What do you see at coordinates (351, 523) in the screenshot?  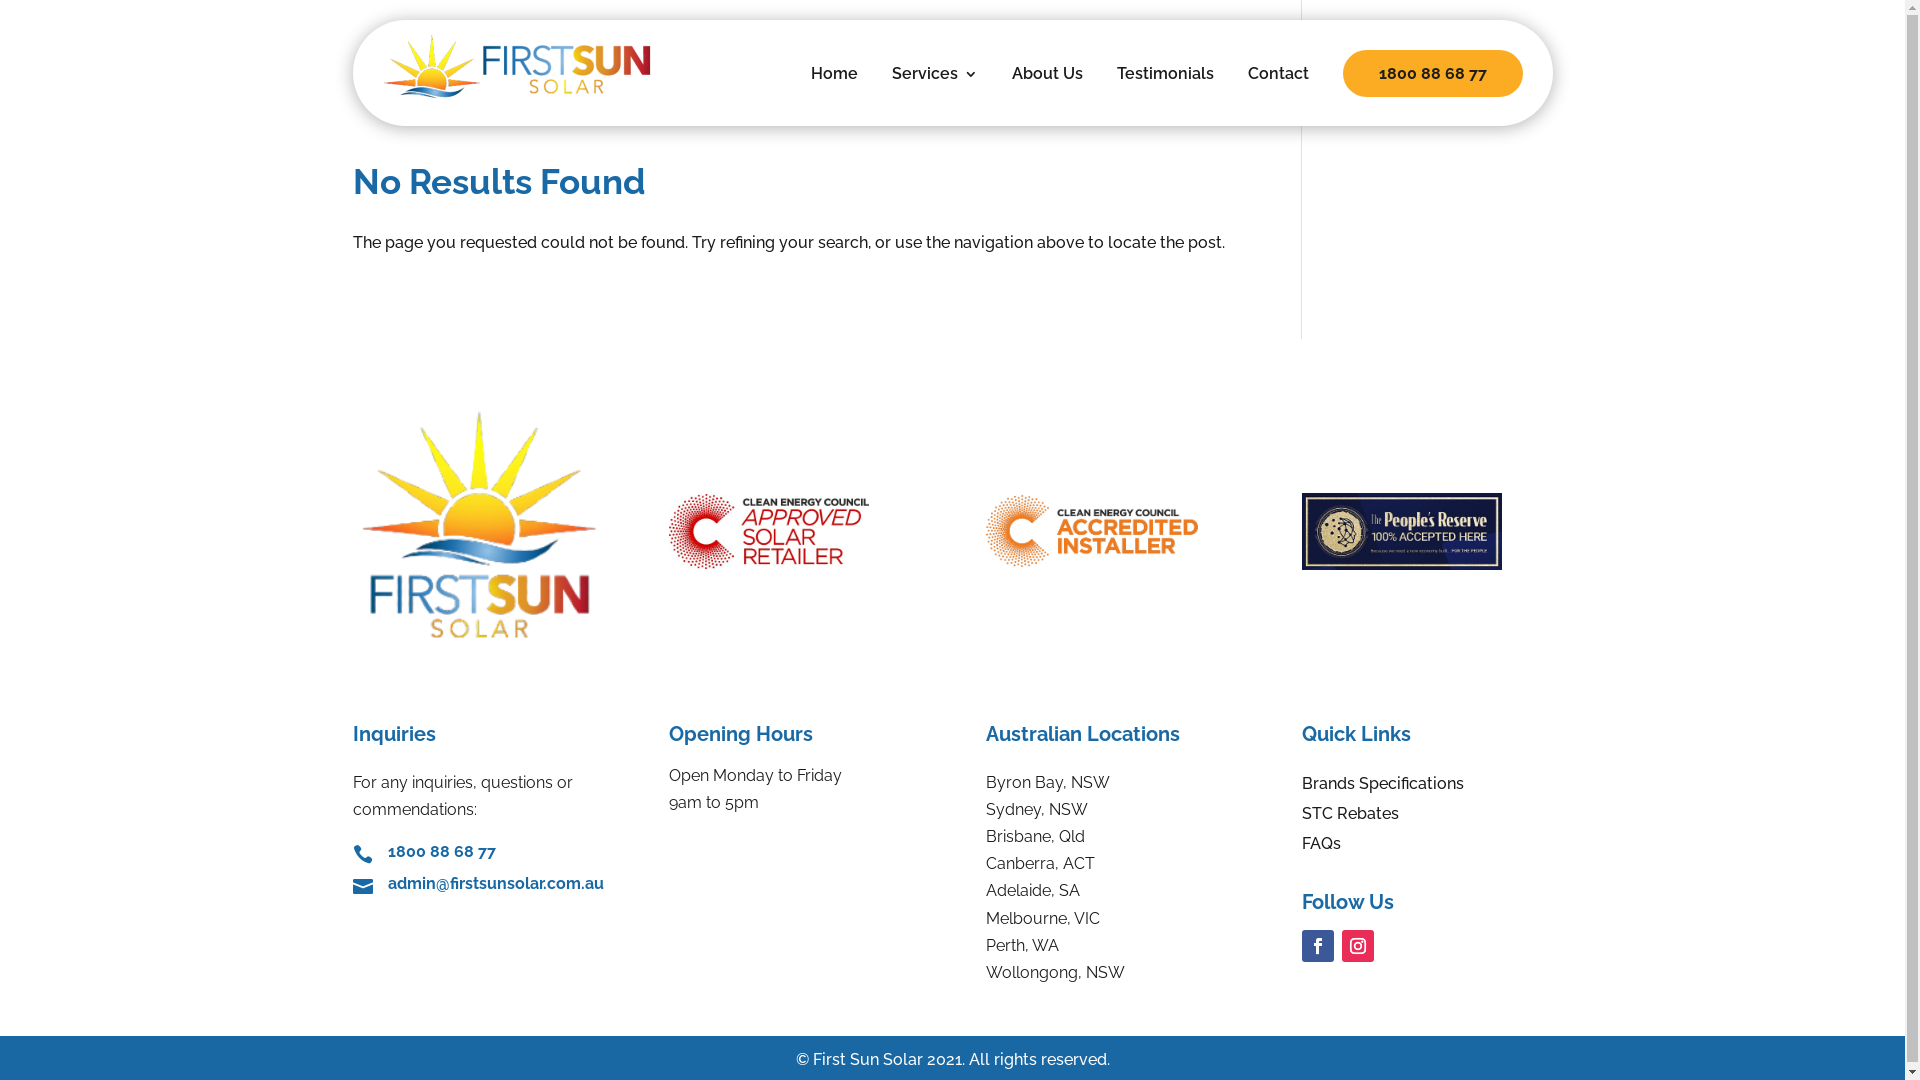 I see `'logo 200'` at bounding box center [351, 523].